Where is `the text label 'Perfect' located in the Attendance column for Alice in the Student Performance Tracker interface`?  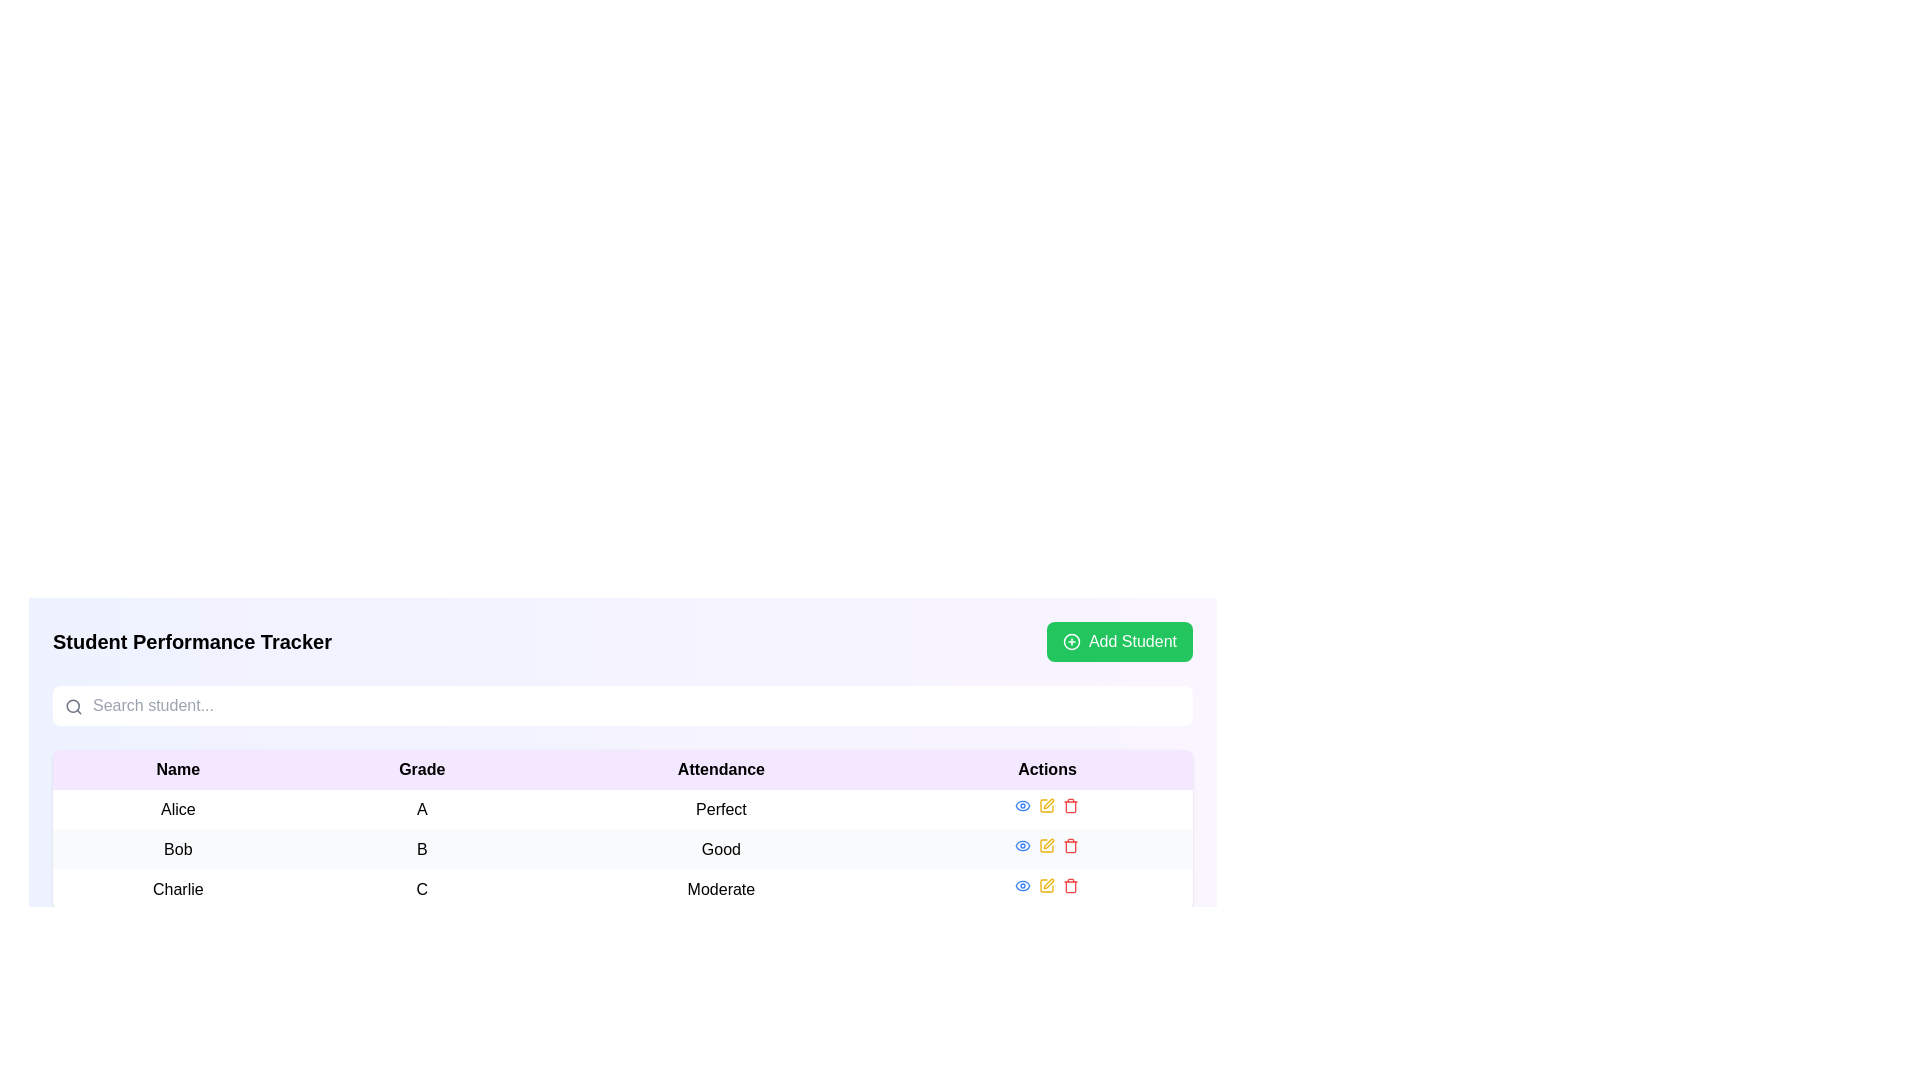
the text label 'Perfect' located in the Attendance column for Alice in the Student Performance Tracker interface is located at coordinates (720, 810).